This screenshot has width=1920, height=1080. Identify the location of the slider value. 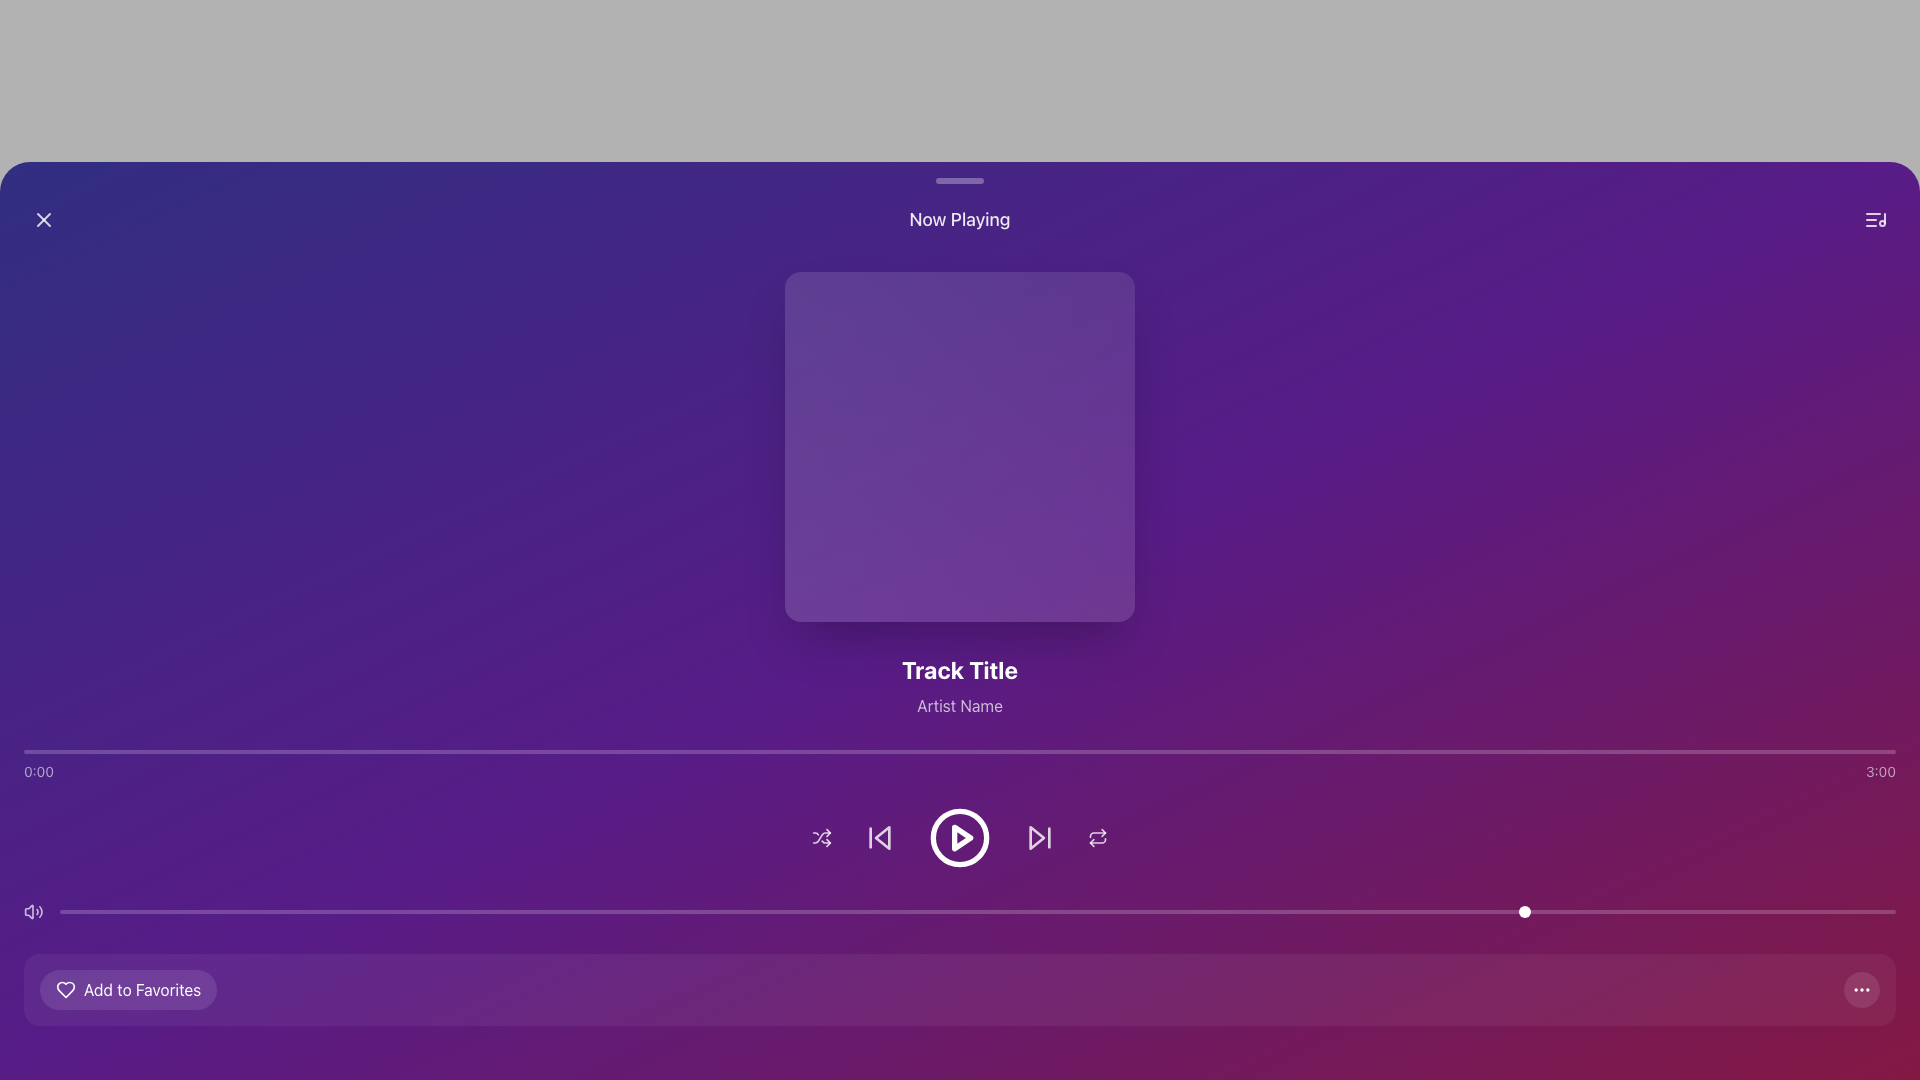
(1840, 911).